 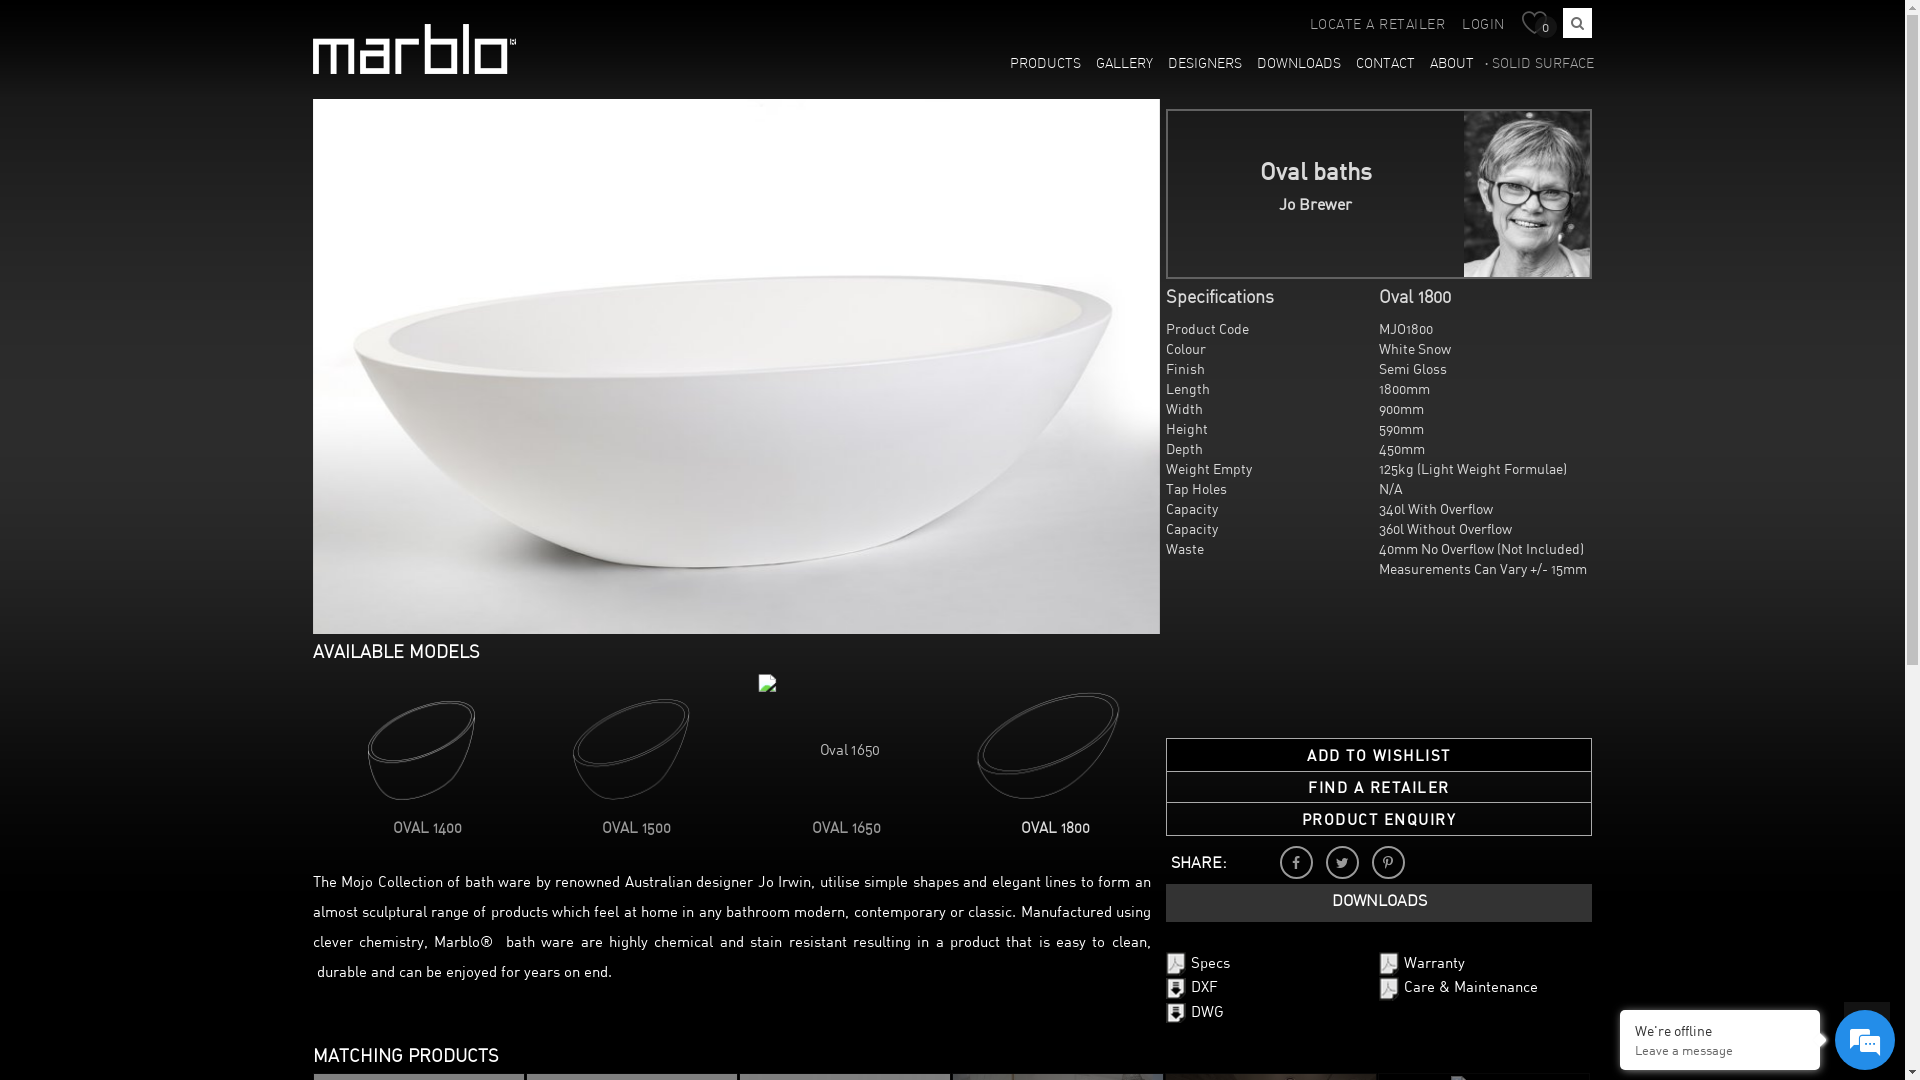 I want to click on 'Oval 1800', so click(x=1041, y=745).